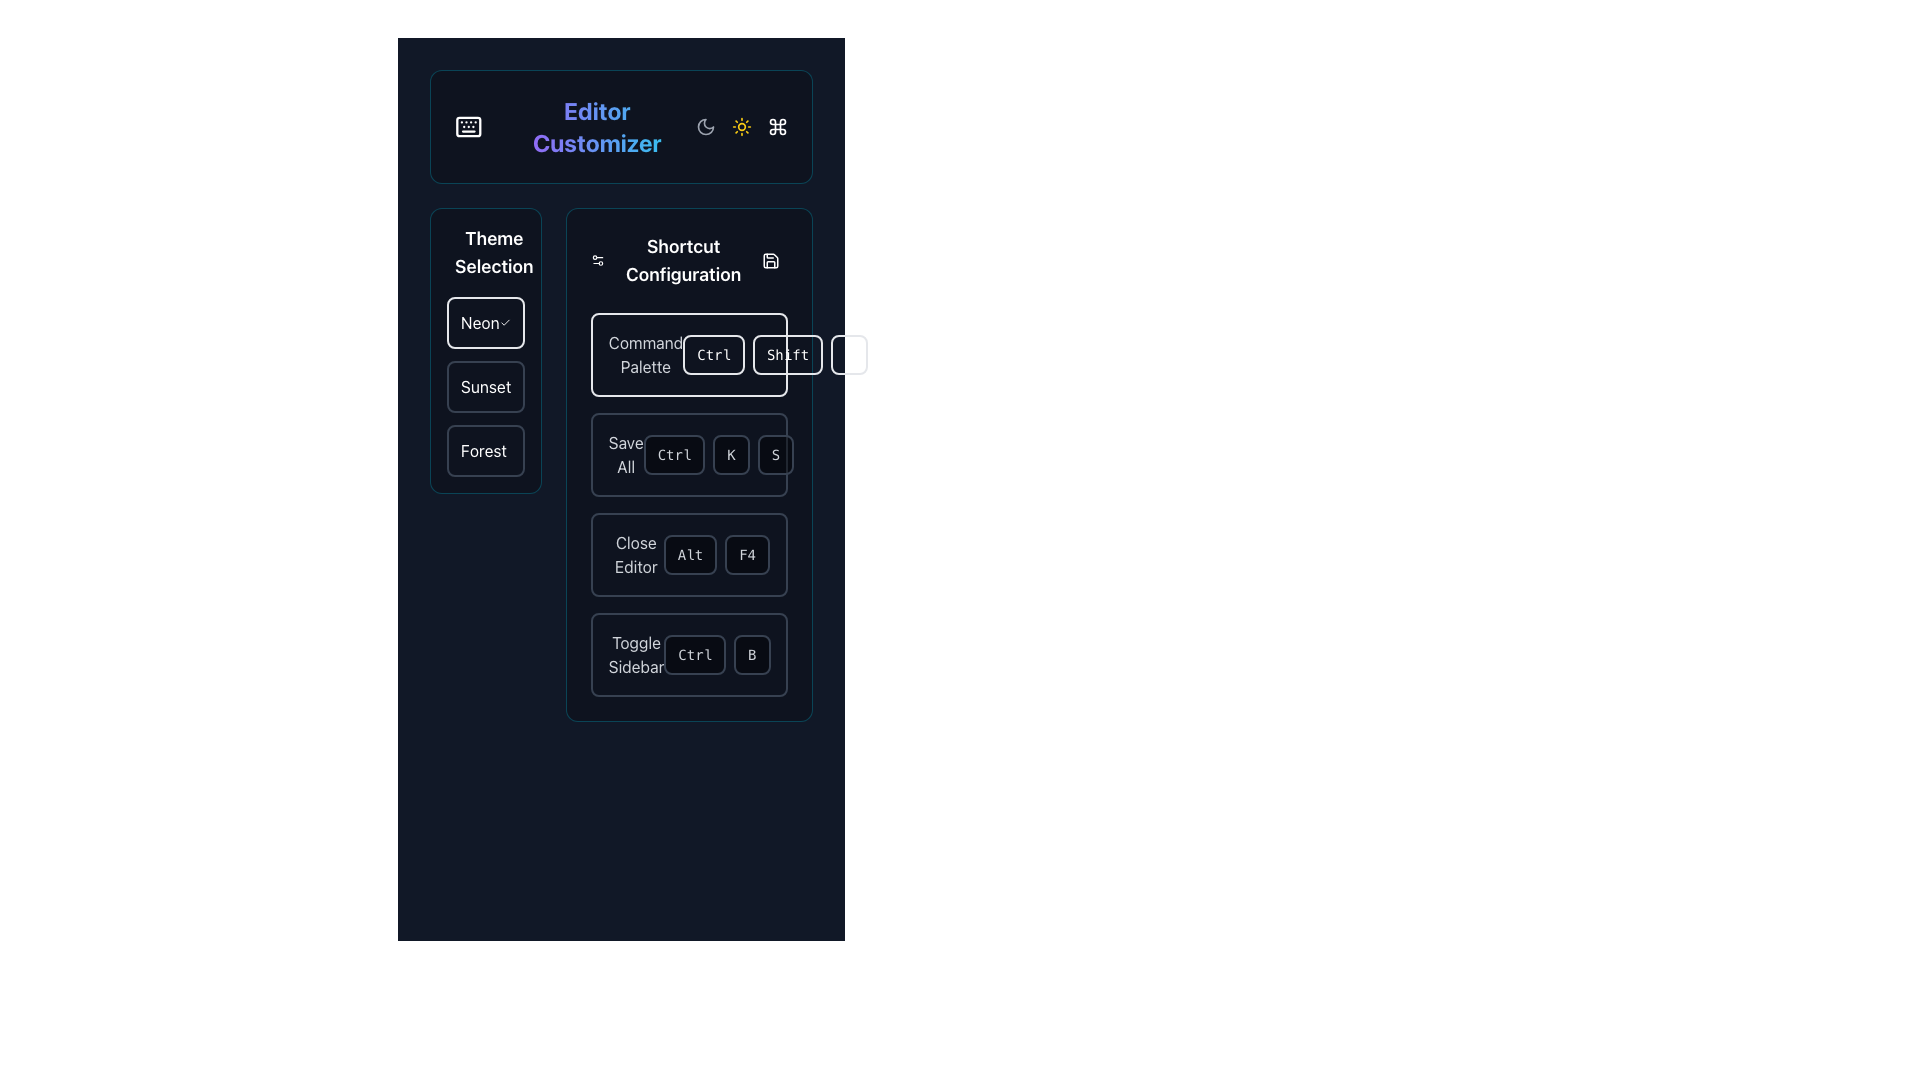 The height and width of the screenshot is (1080, 1920). Describe the element at coordinates (485, 386) in the screenshot. I see `the 'Sunset' theme selection button located in the 'Theme Selection' section to change its border color` at that location.